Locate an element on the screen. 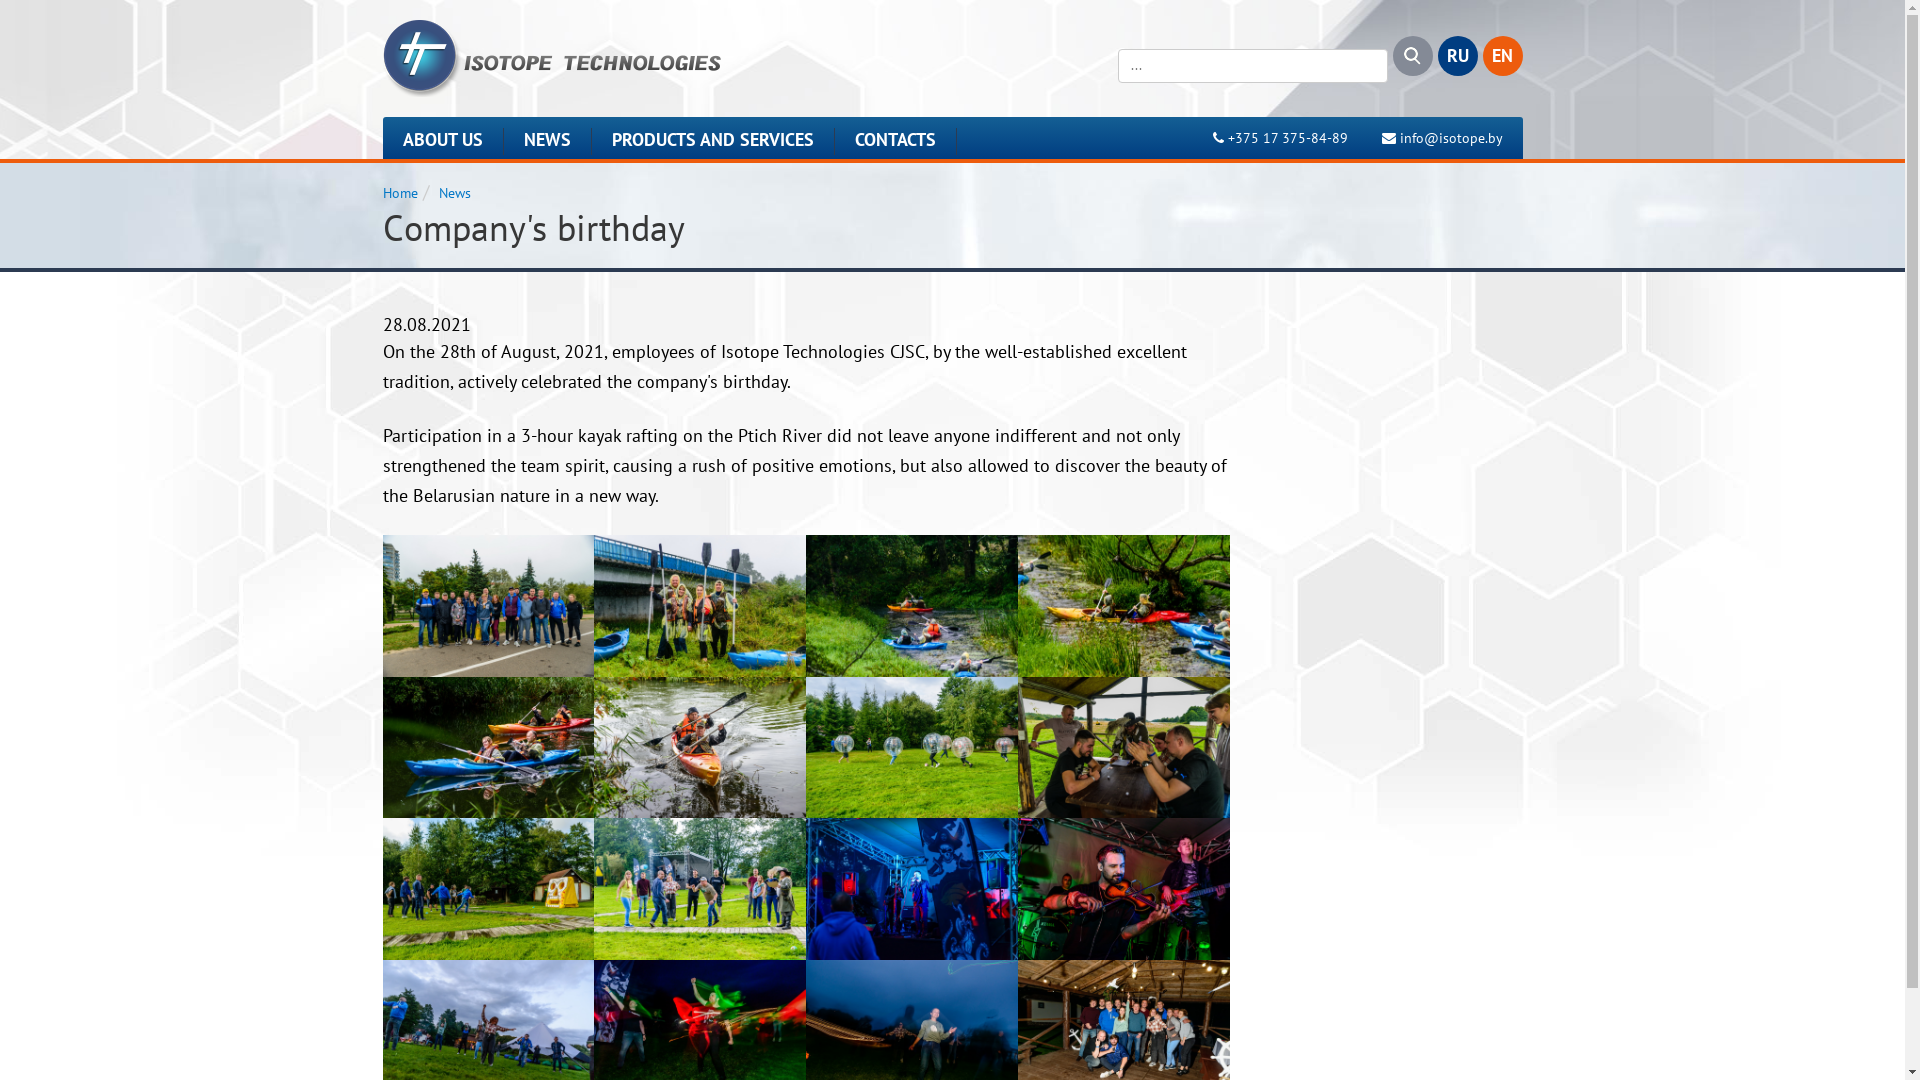 Image resolution: width=1920 pixels, height=1080 pixels. 'NEWS' is located at coordinates (547, 140).